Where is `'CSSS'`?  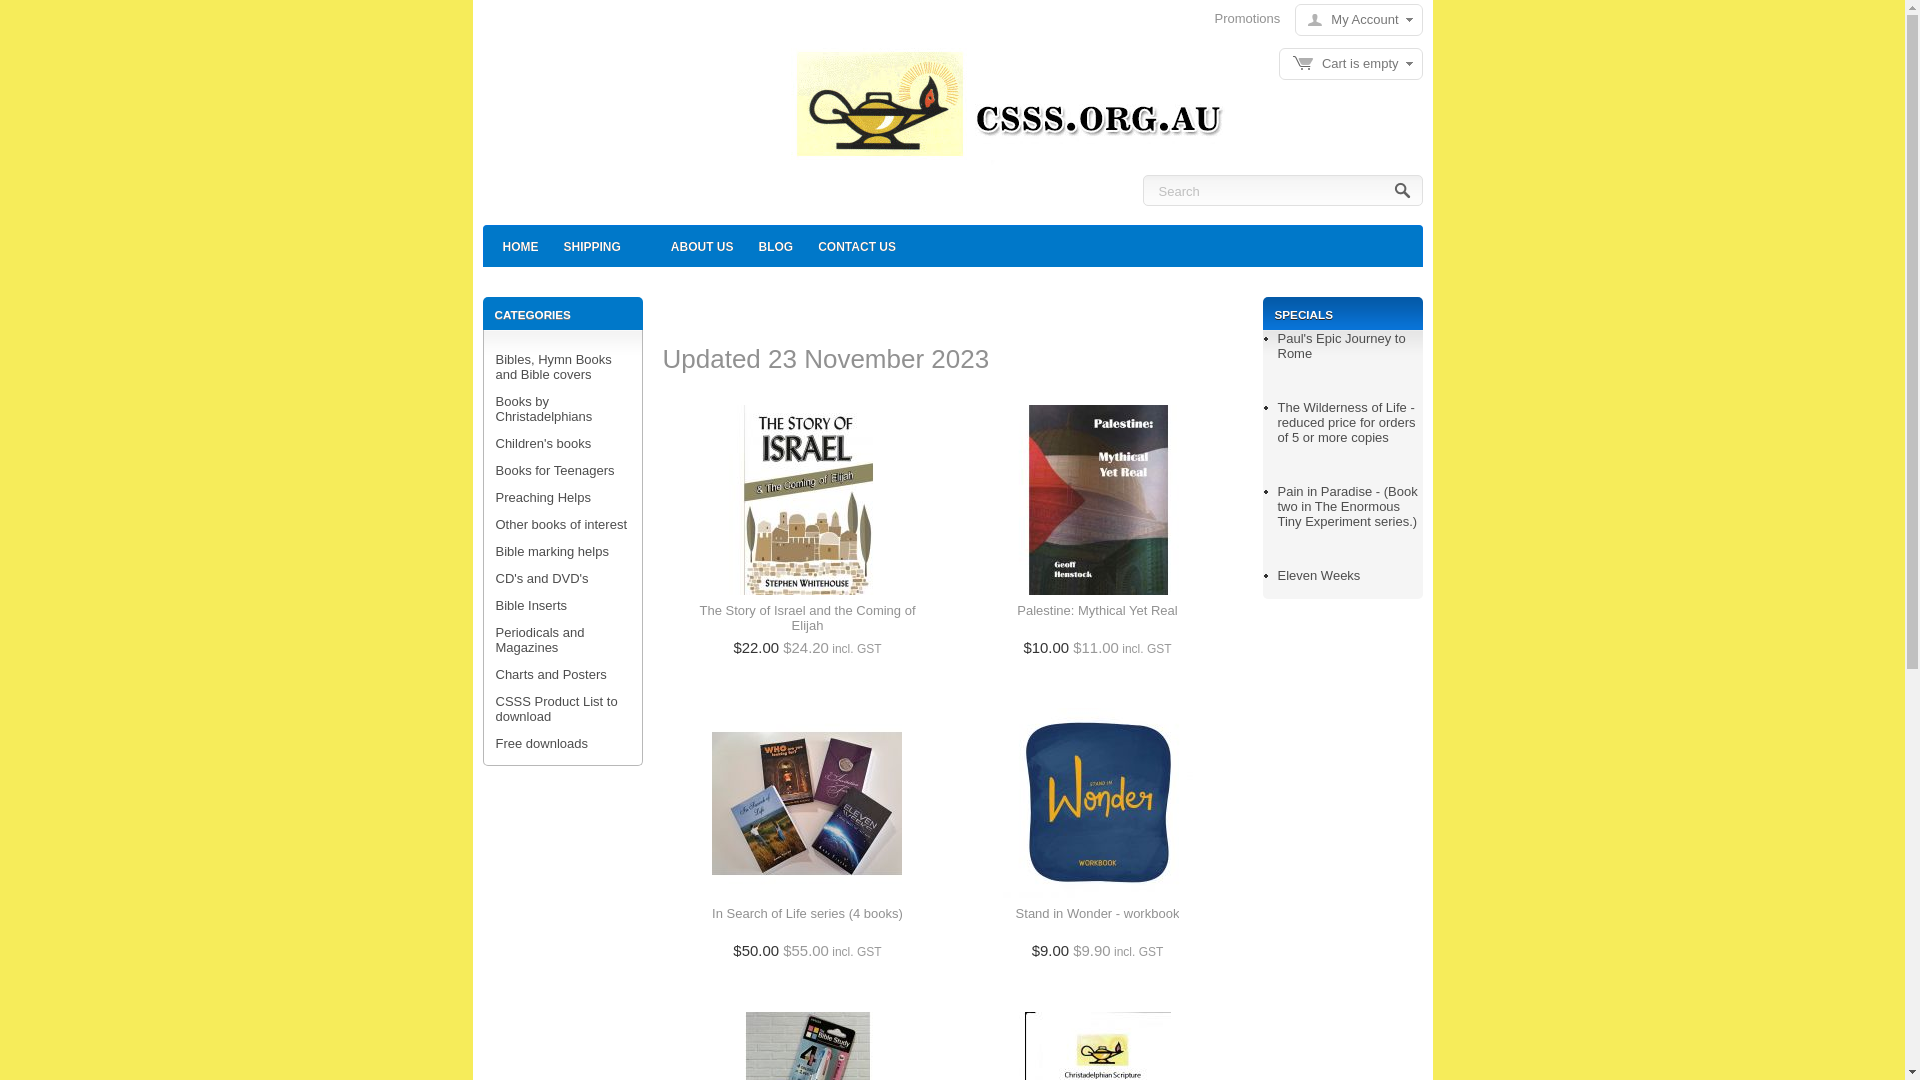 'CSSS' is located at coordinates (1003, 109).